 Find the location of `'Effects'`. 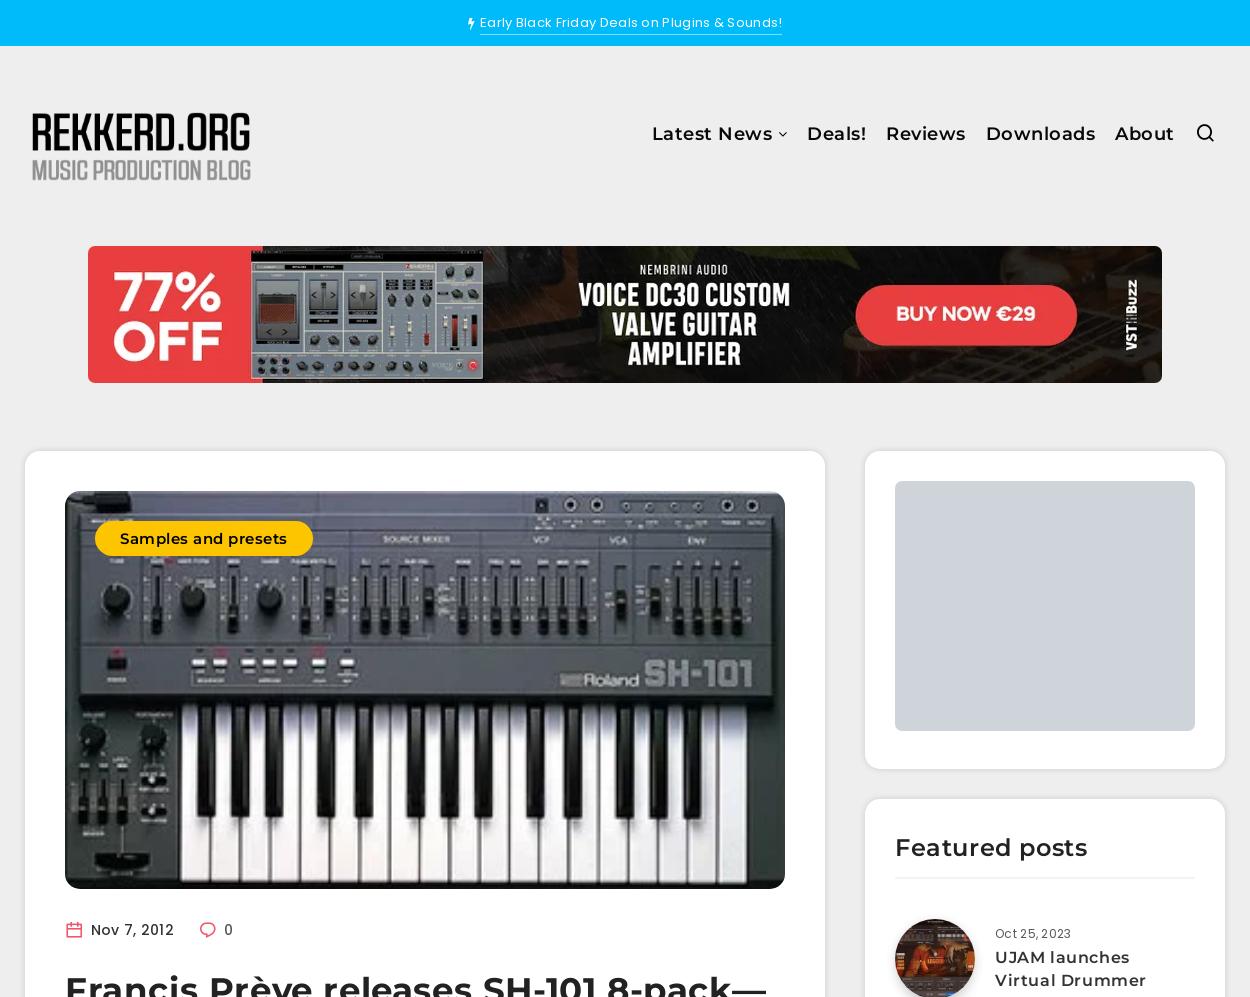

'Effects' is located at coordinates (588, 270).